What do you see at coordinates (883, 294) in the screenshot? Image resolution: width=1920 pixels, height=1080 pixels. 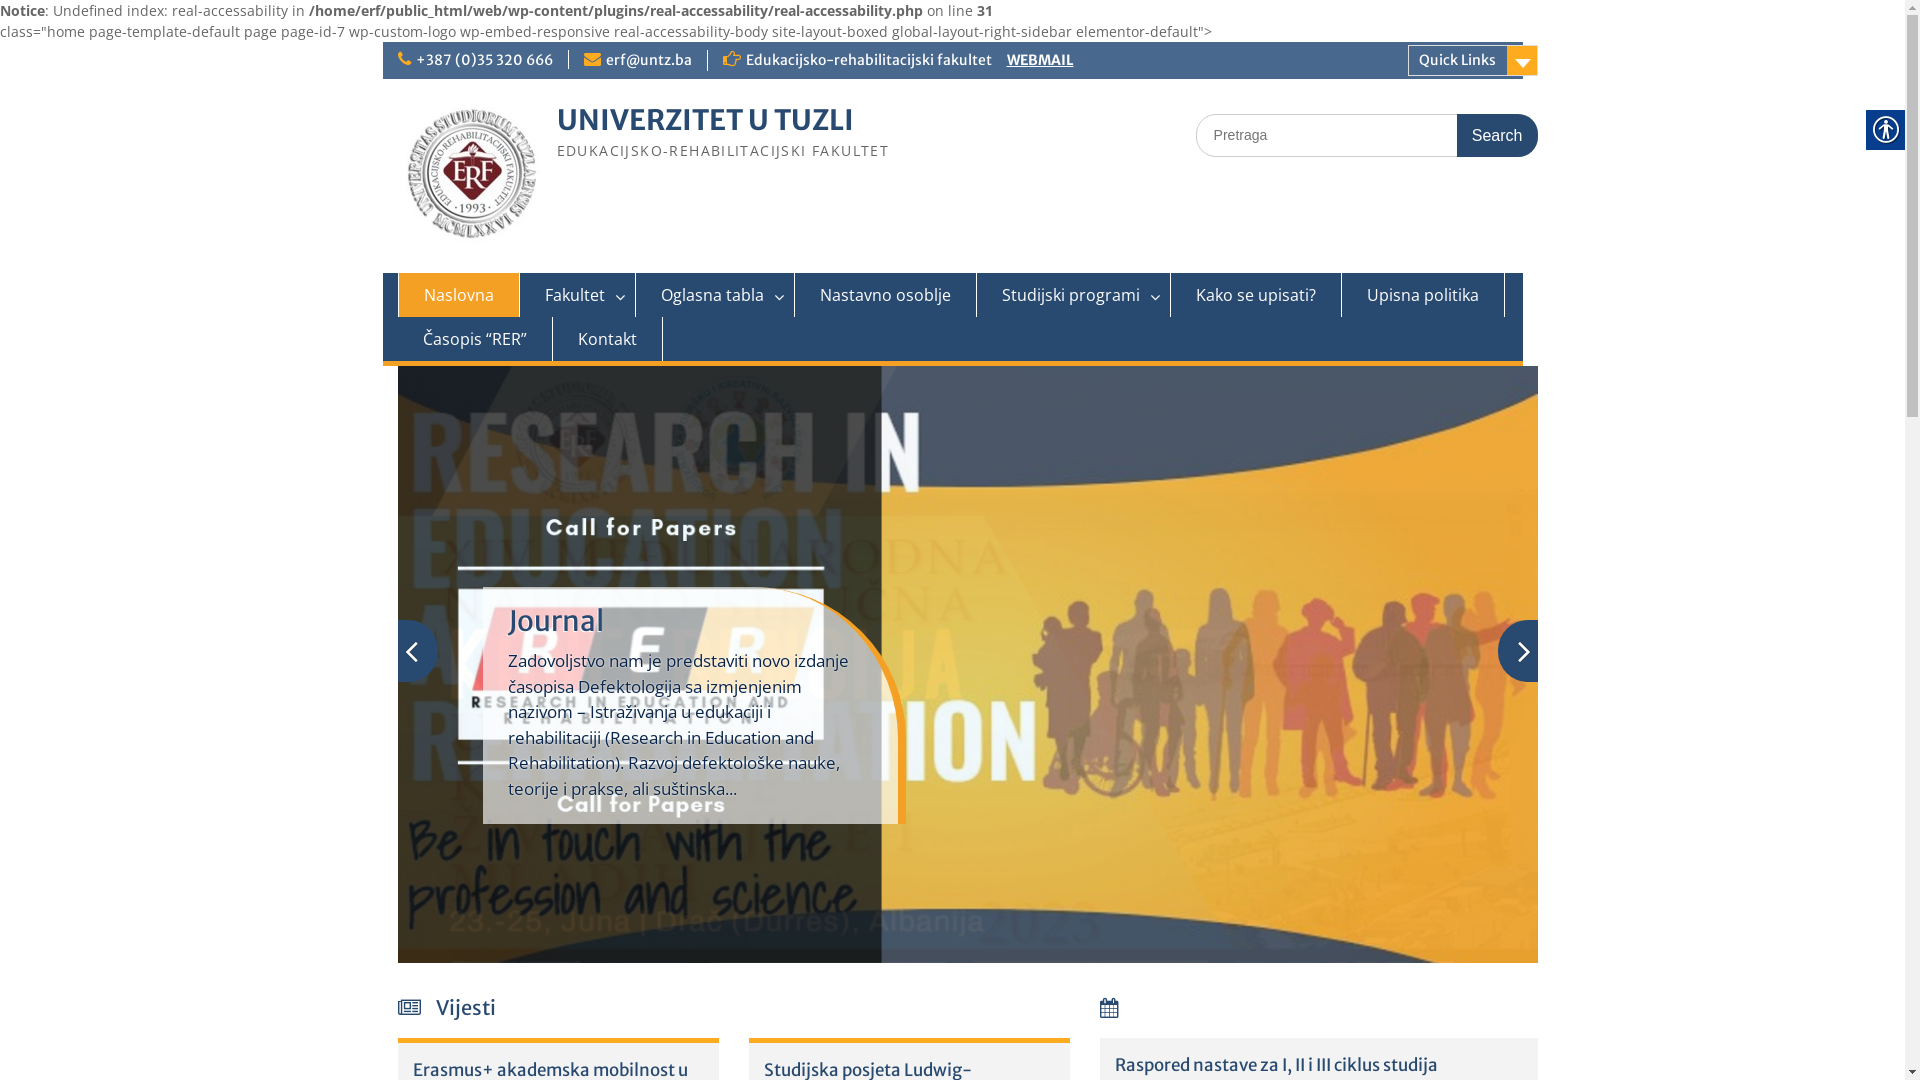 I see `'Nastavno osoblje'` at bounding box center [883, 294].